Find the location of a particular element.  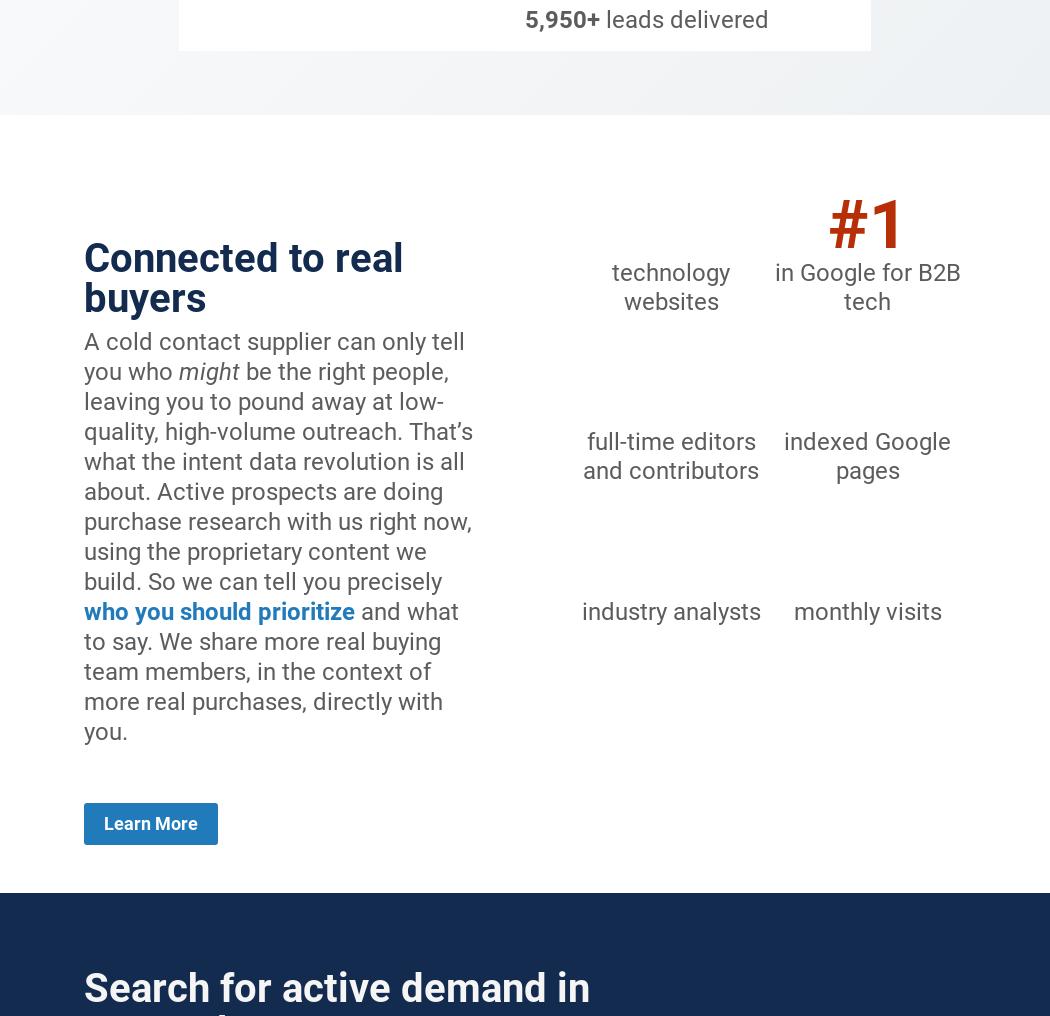

'in Google for B2B tech' is located at coordinates (865, 285).